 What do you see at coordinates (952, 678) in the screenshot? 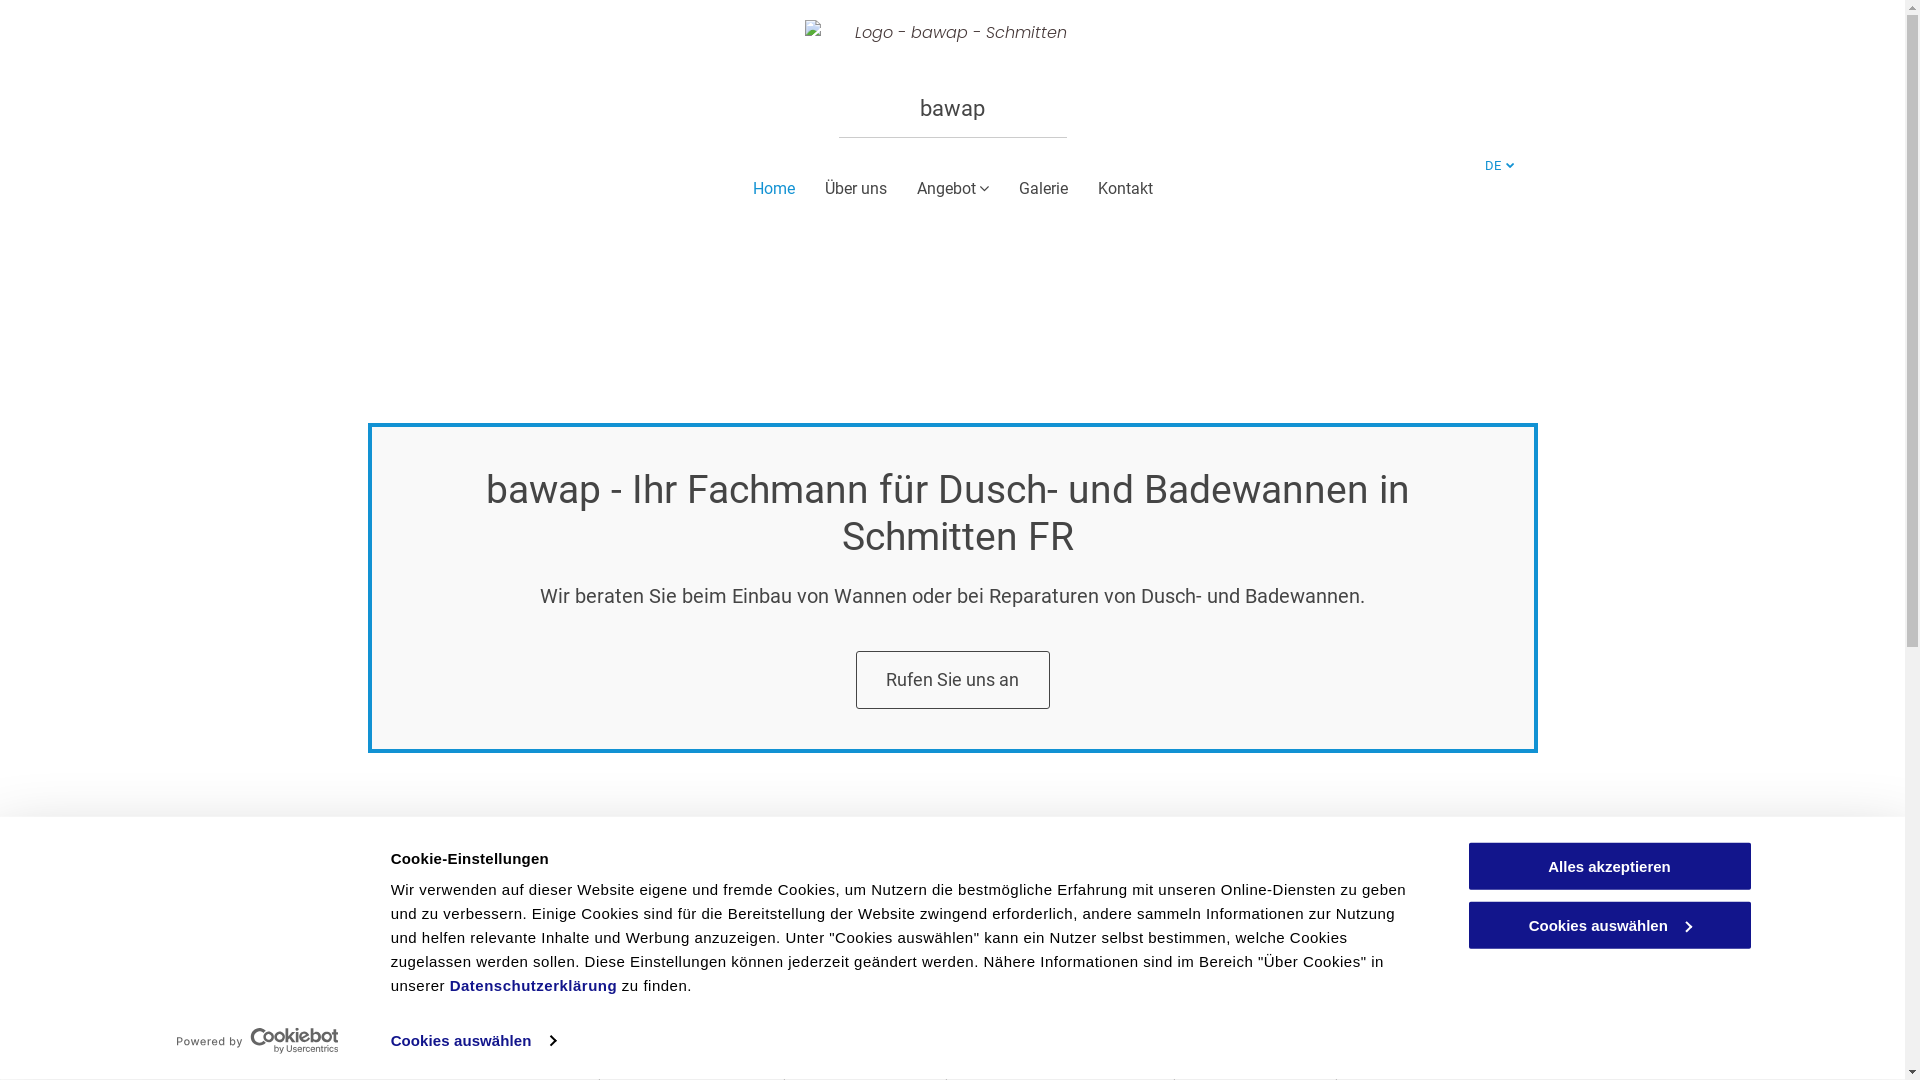
I see `'Rufen Sie uns an'` at bounding box center [952, 678].